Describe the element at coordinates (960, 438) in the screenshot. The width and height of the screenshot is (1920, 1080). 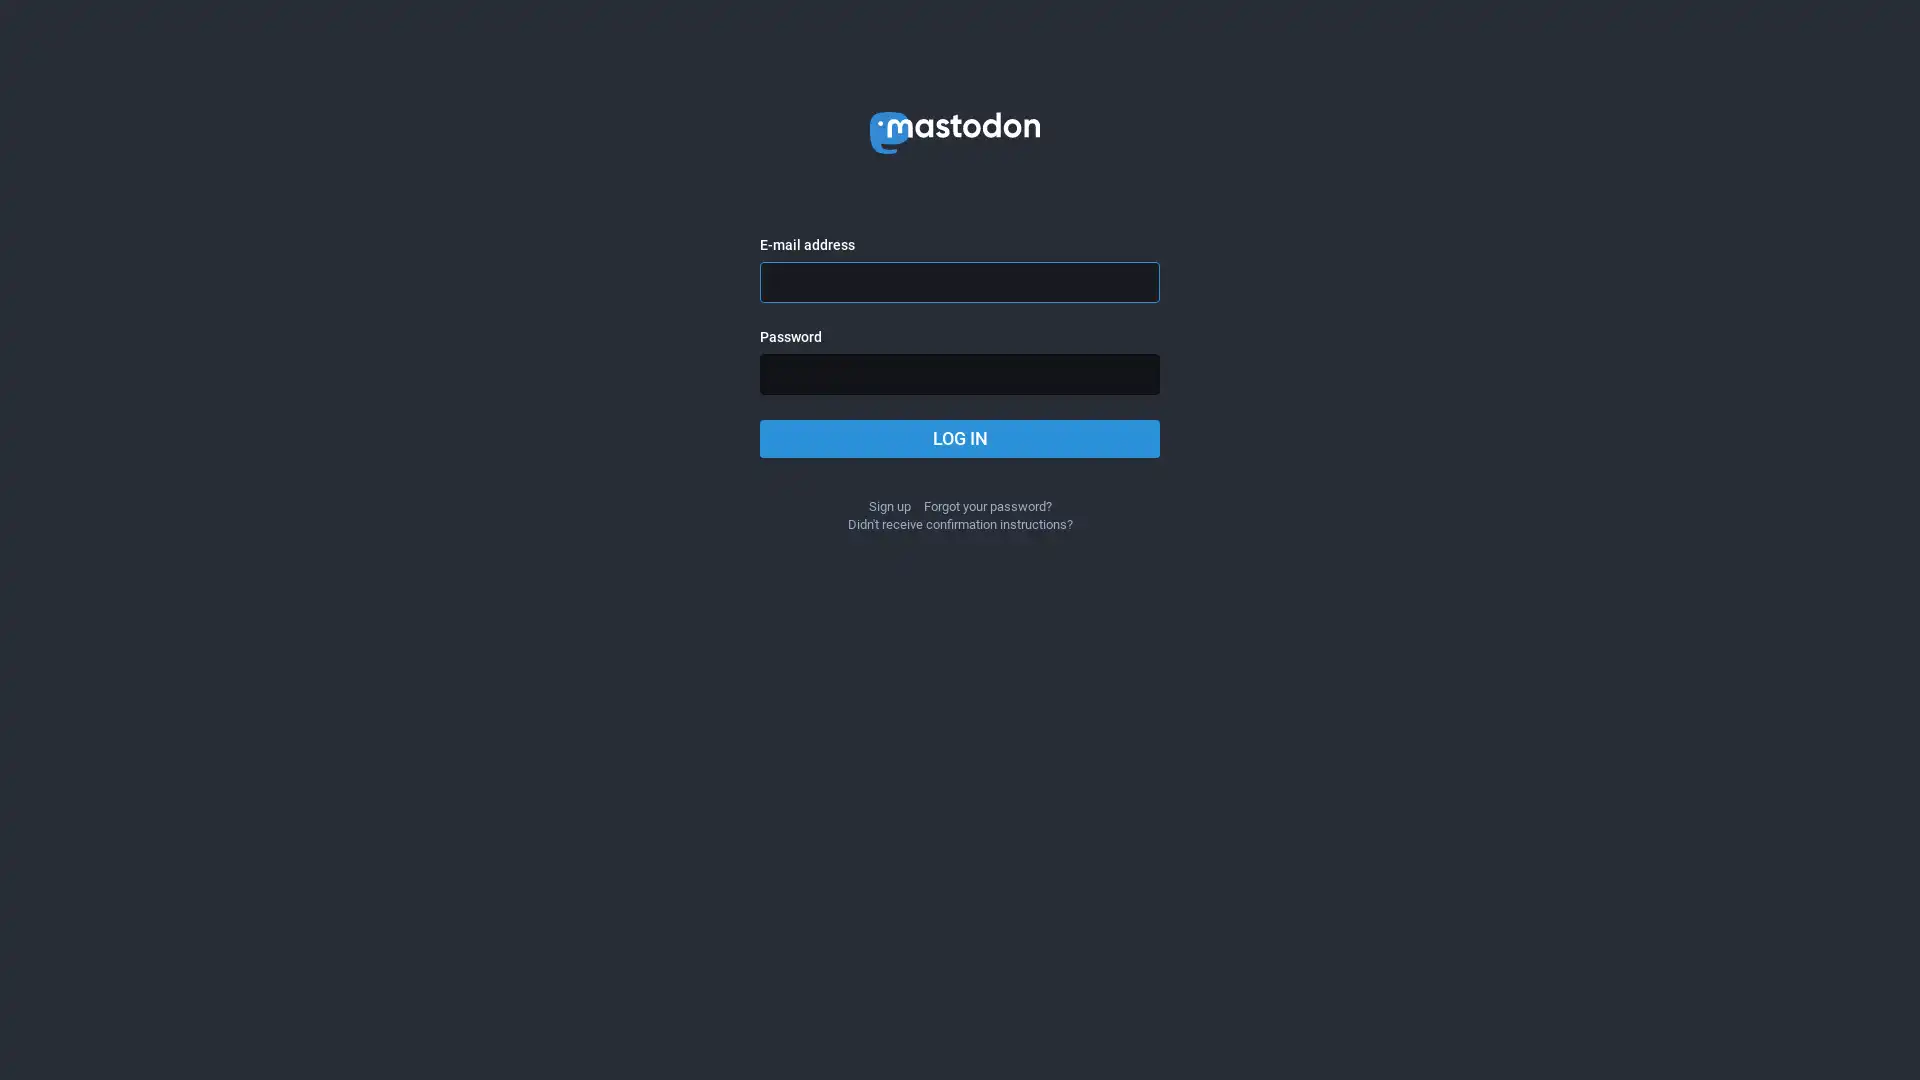
I see `LOG IN` at that location.